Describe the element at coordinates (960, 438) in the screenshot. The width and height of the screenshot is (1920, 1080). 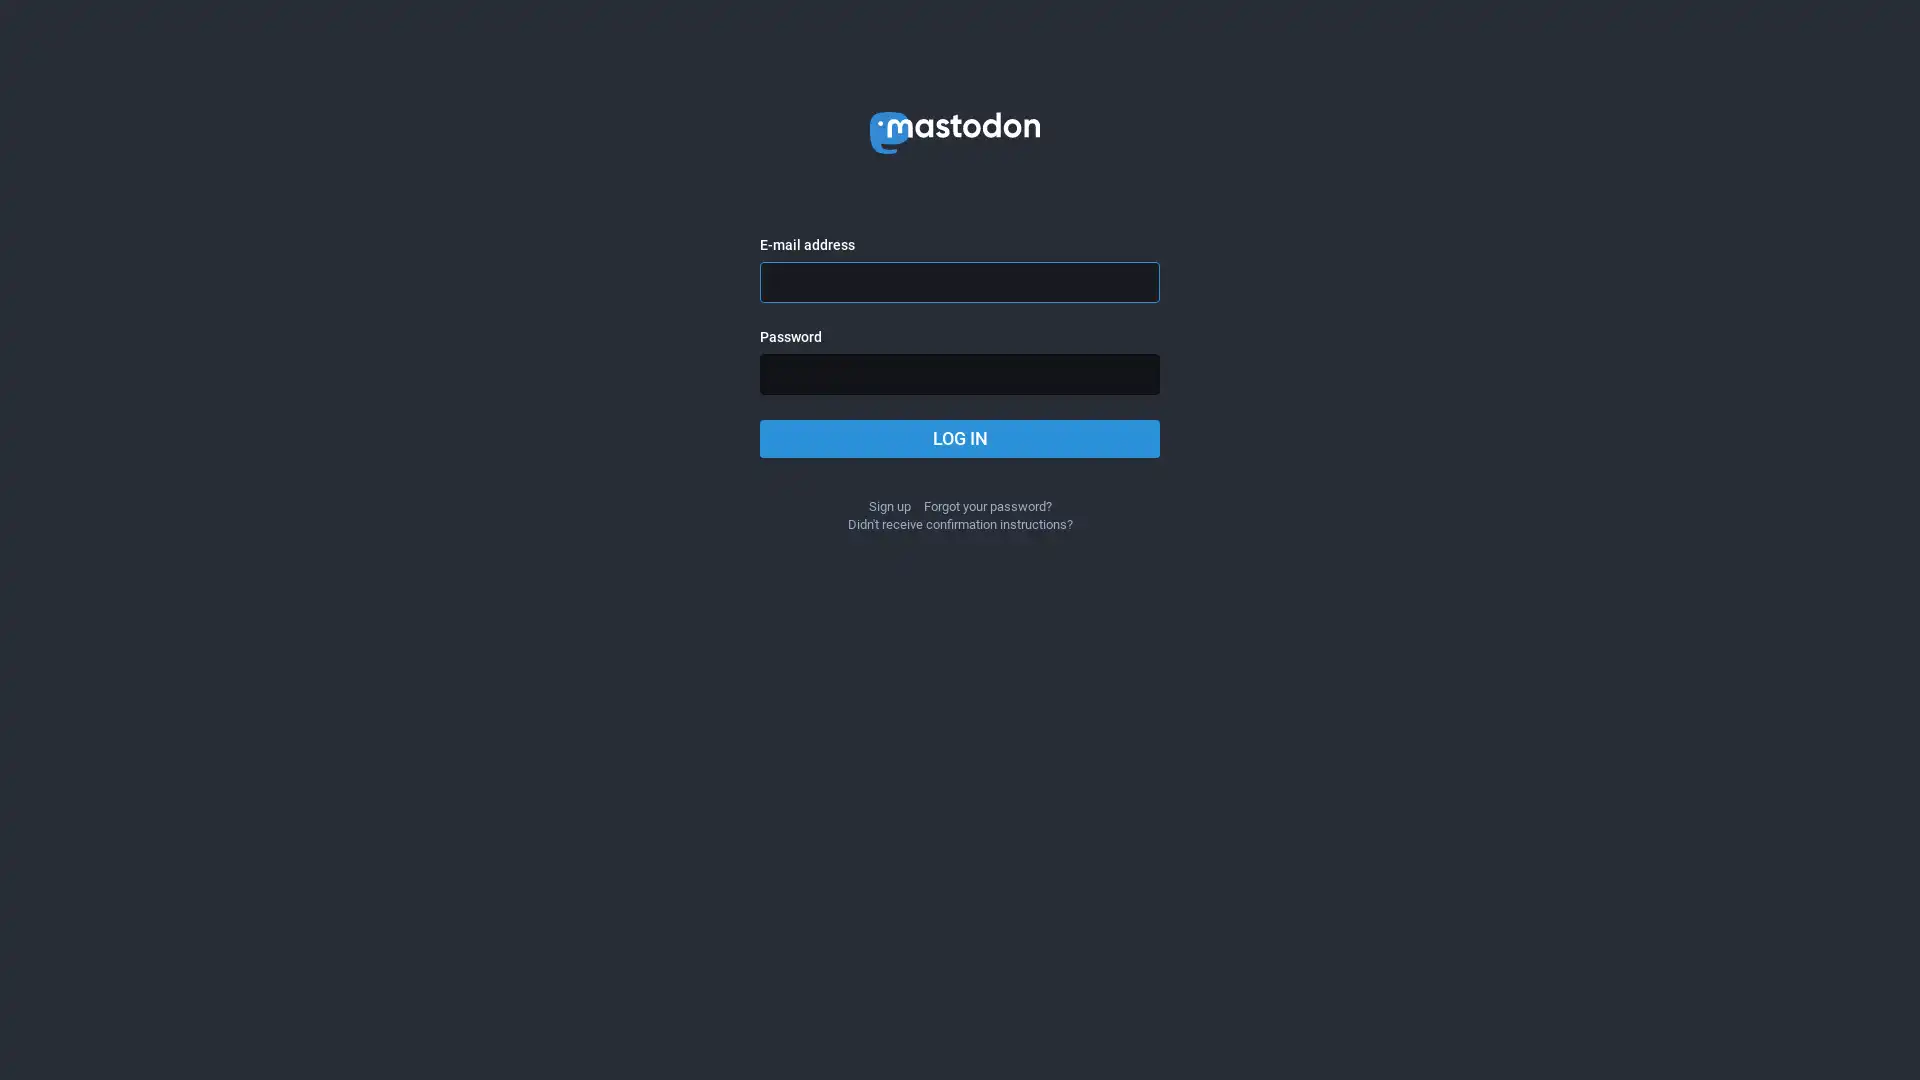
I see `LOG IN` at that location.